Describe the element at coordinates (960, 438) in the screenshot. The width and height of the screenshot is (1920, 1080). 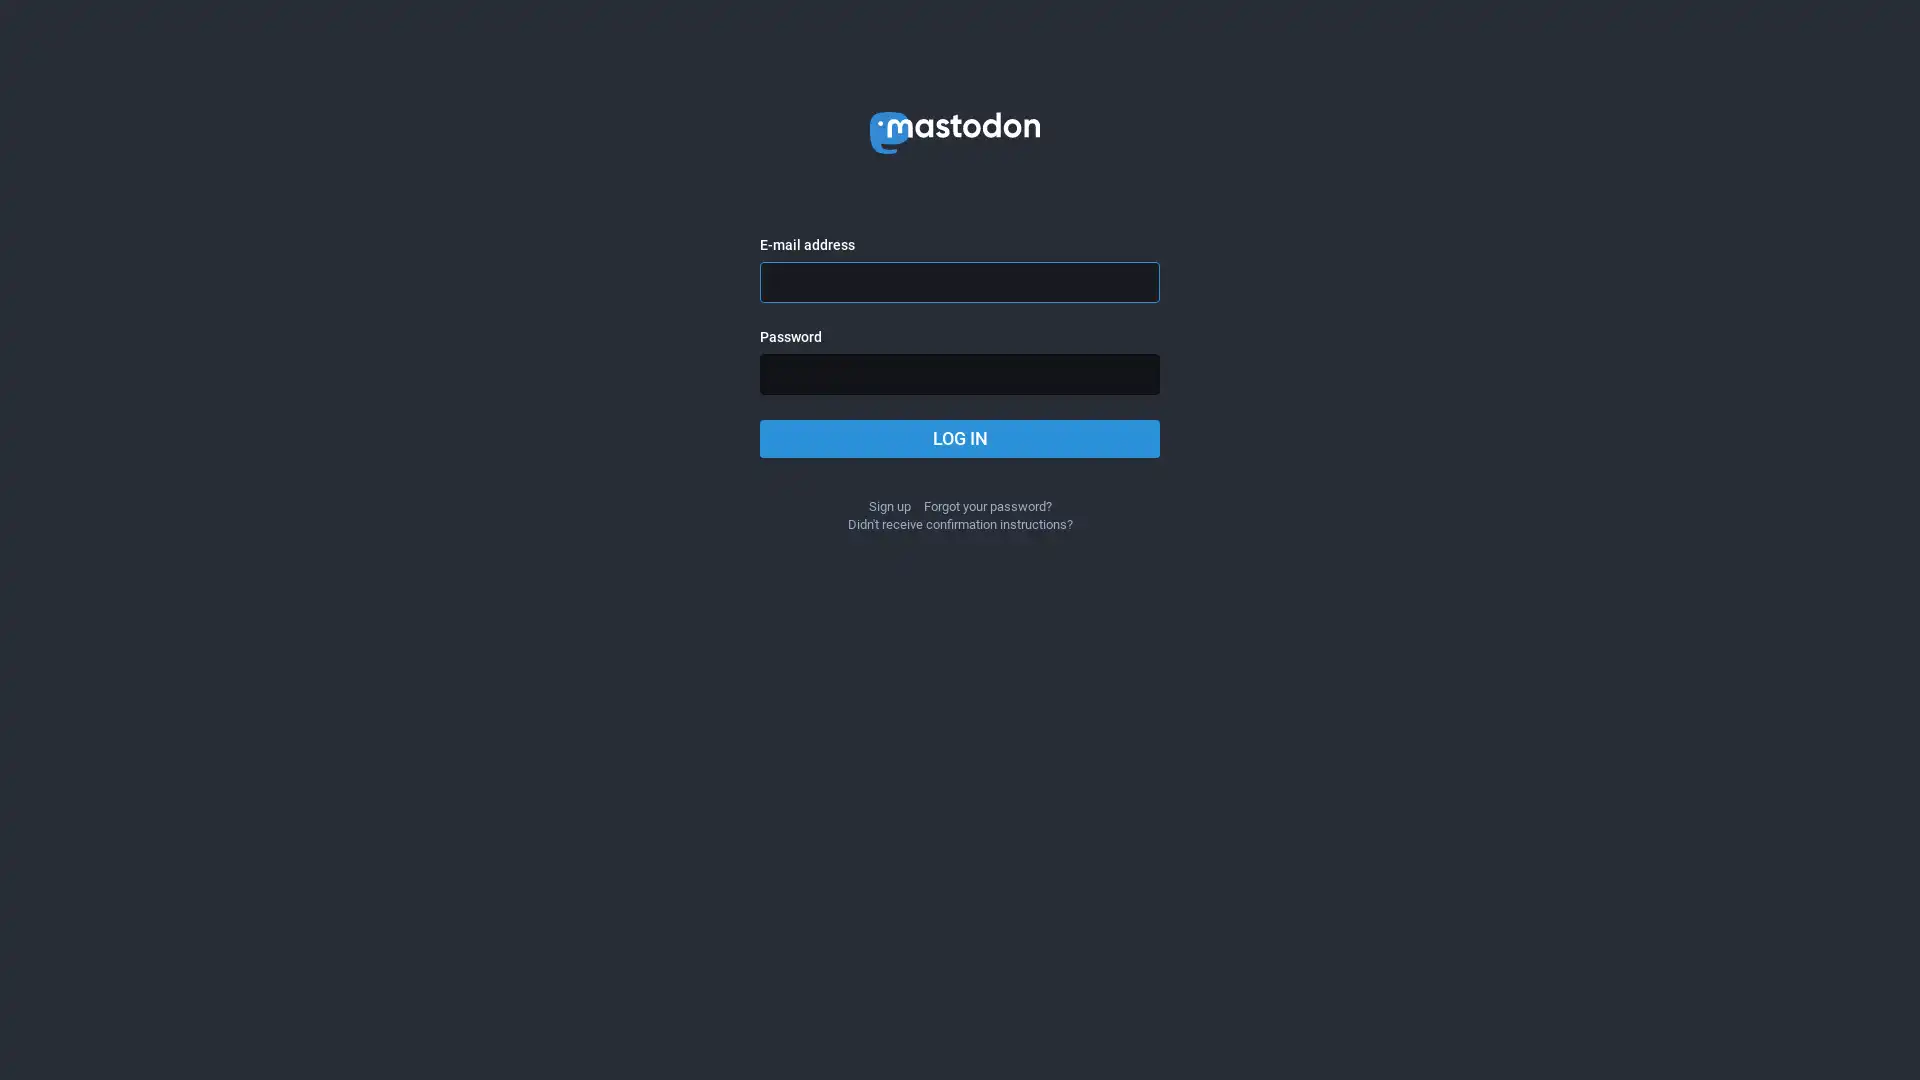
I see `LOG IN` at that location.